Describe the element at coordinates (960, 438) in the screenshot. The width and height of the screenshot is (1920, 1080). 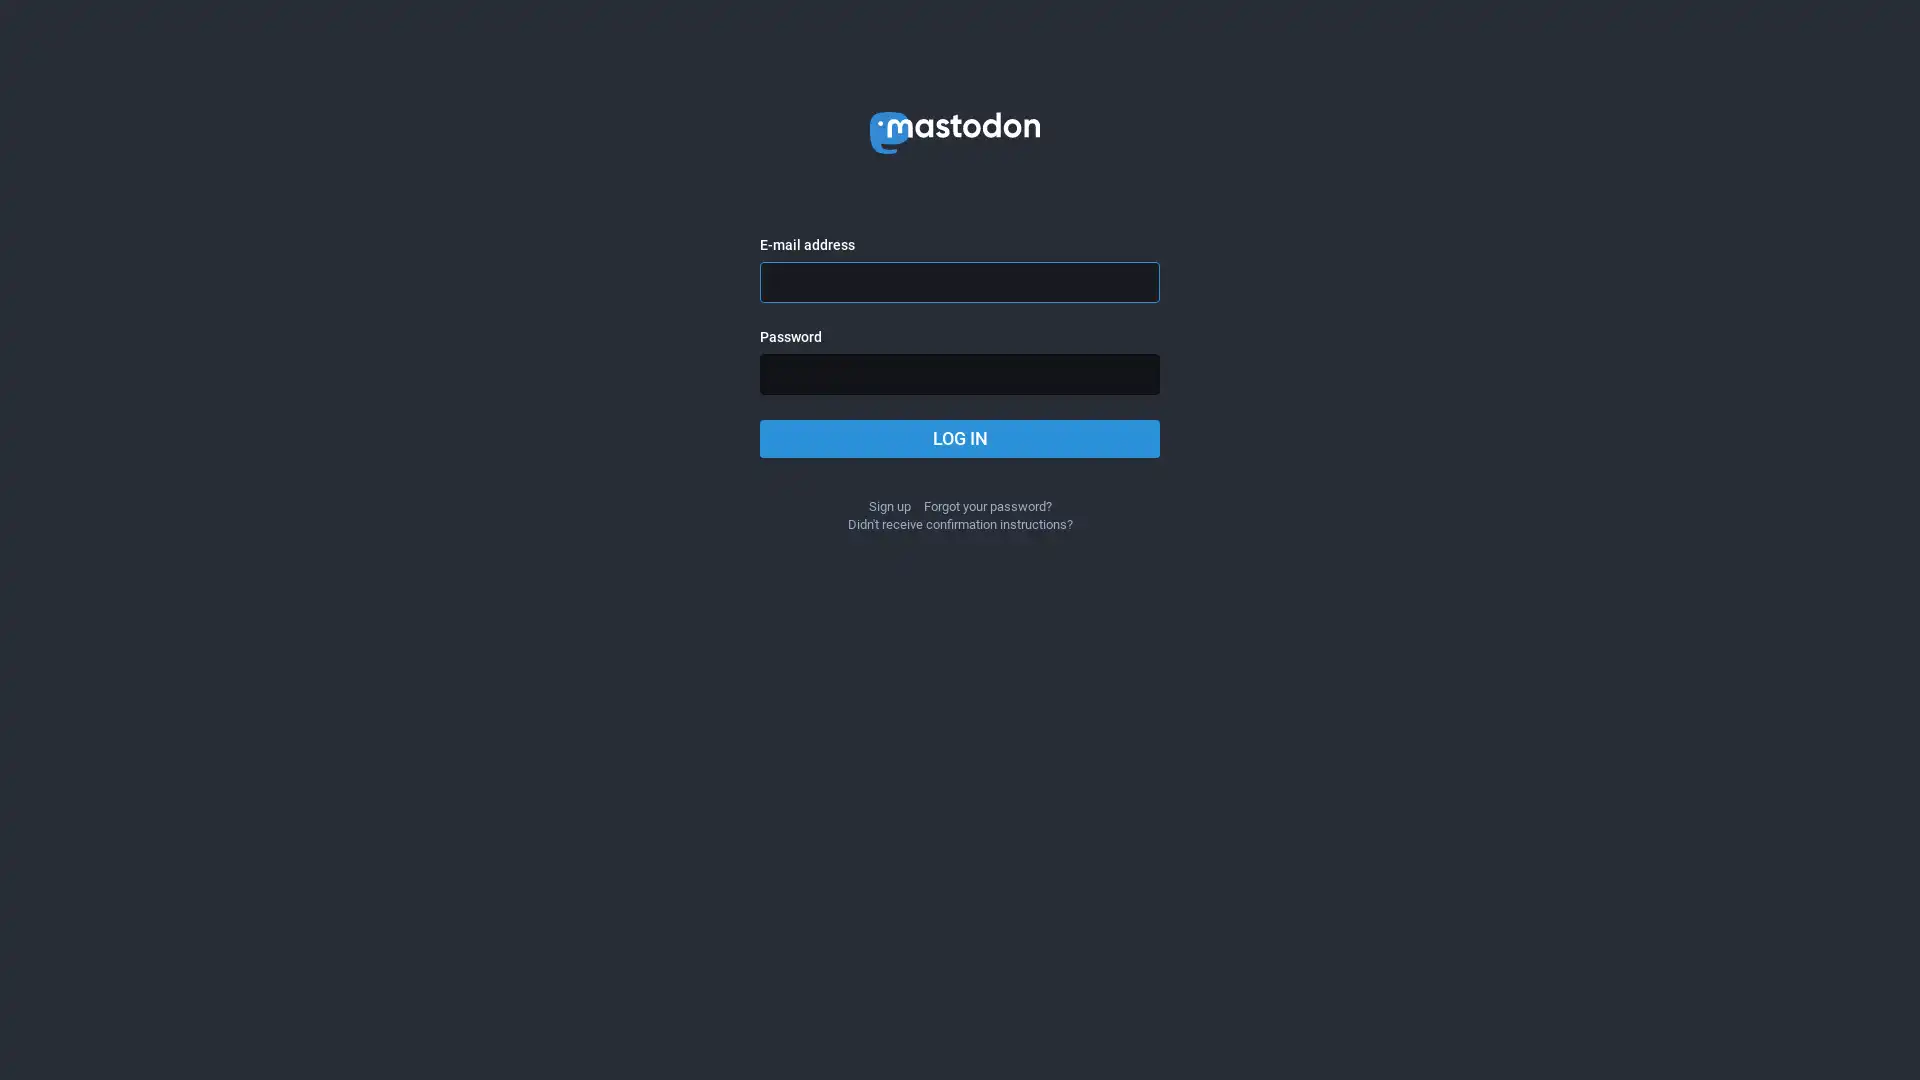
I see `LOG IN` at that location.